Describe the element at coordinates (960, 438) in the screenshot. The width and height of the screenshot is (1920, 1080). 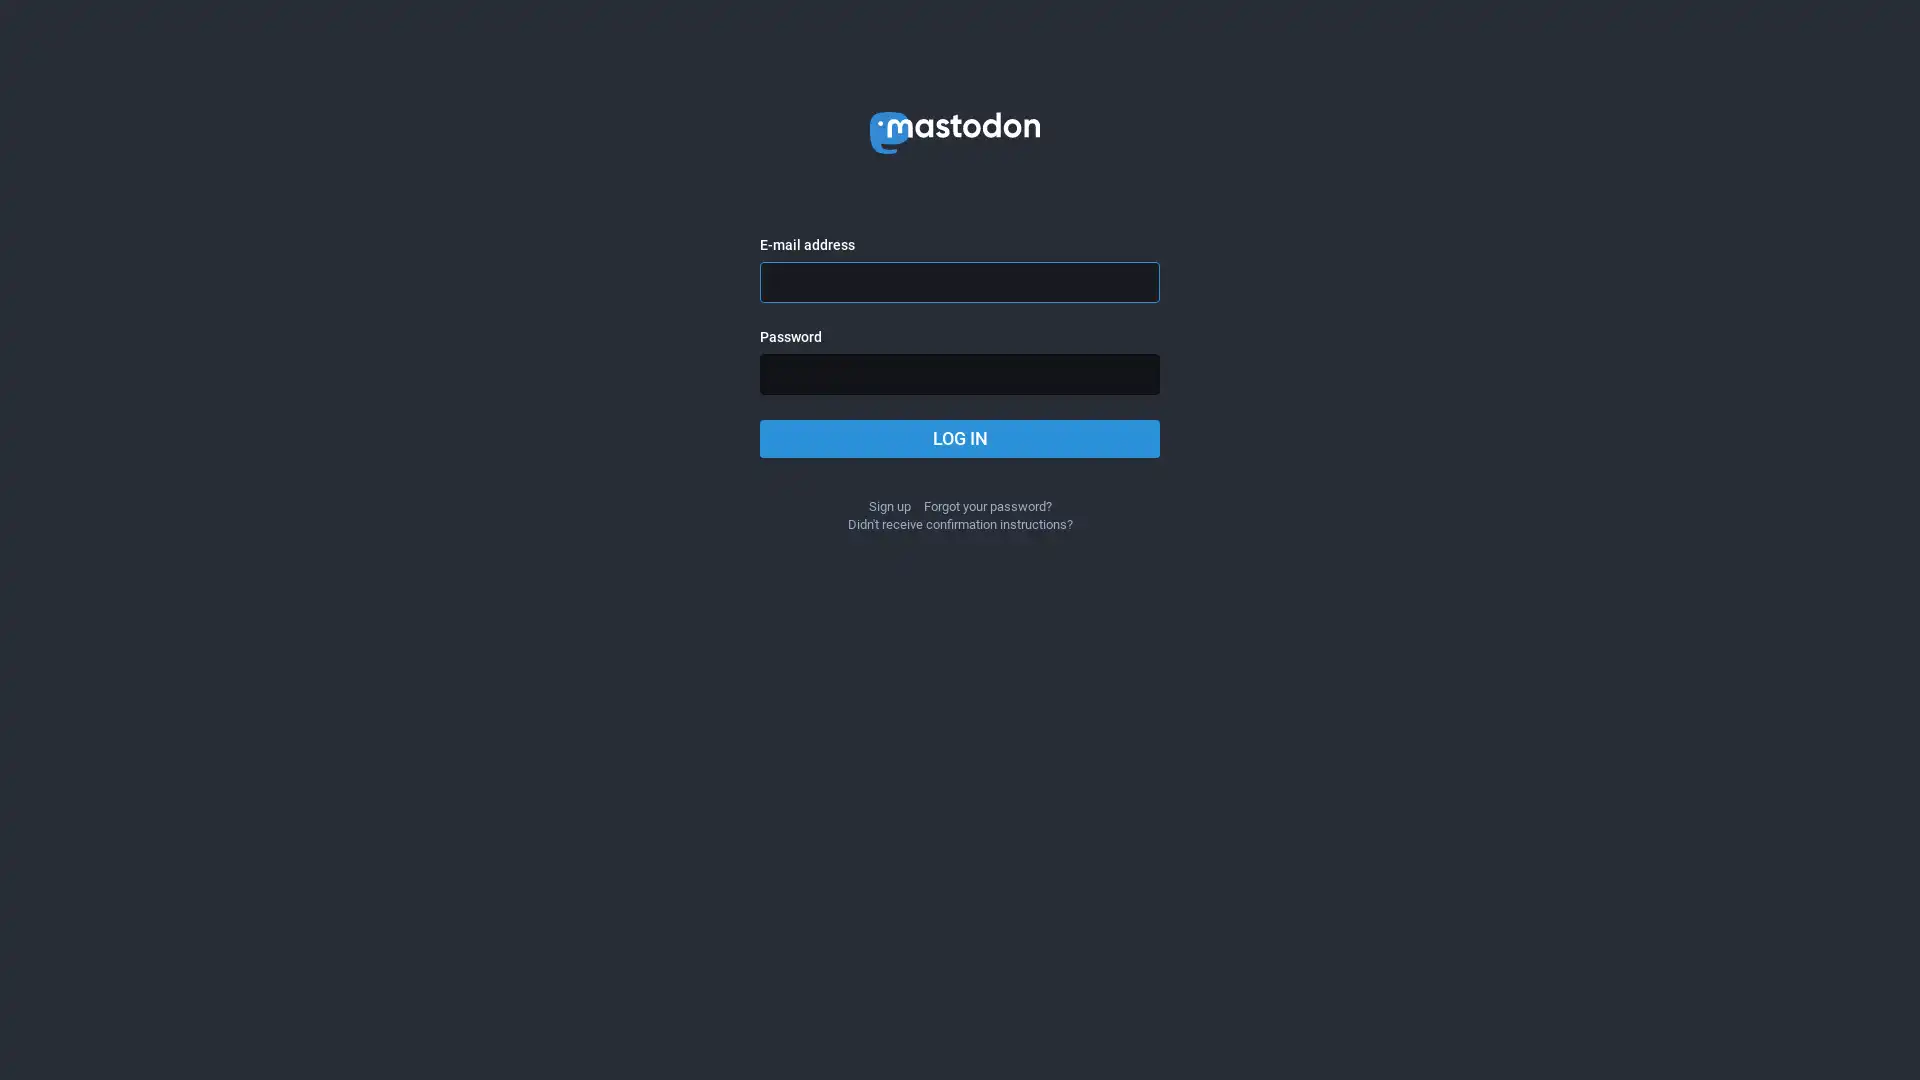
I see `LOG IN` at that location.